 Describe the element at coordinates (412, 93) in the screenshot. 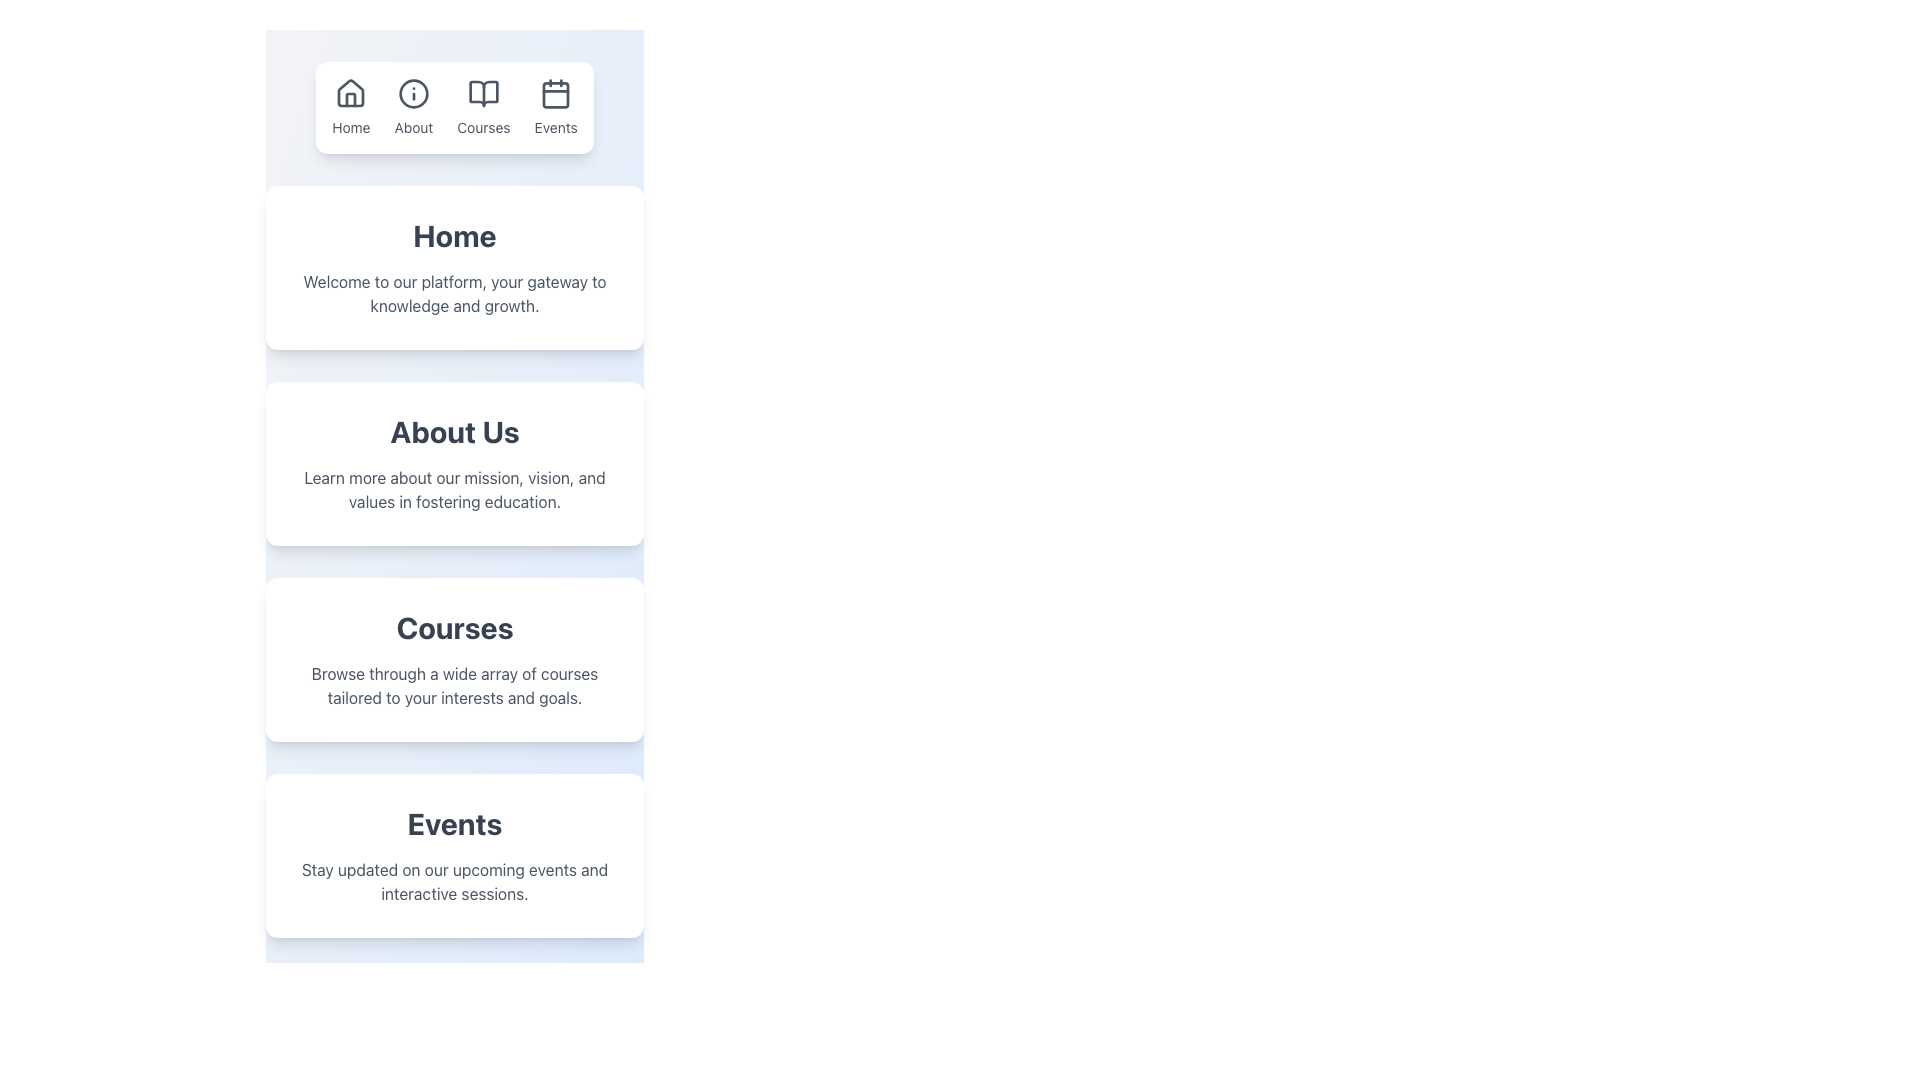

I see `the SVG graphical element (circle) that enhances the visual appearance of the 'About' icon, located near the top of the interface` at that location.